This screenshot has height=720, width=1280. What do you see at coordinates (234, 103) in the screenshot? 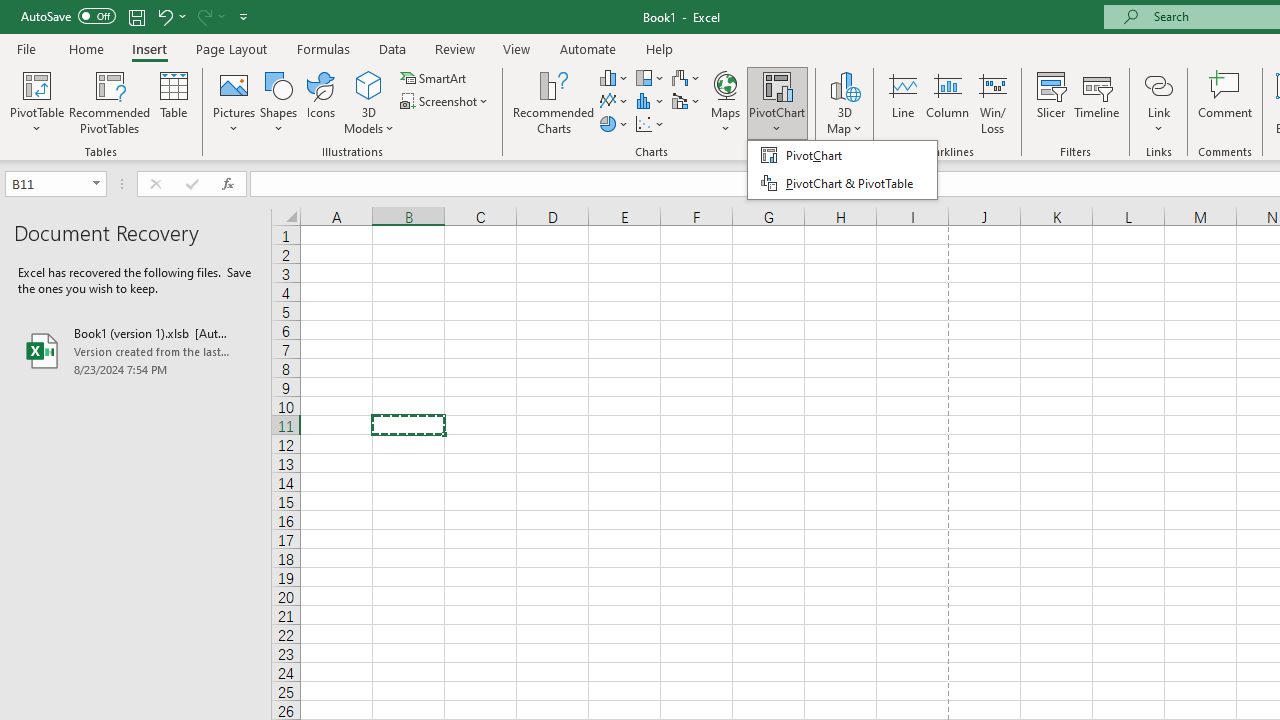
I see `'Pictures'` at bounding box center [234, 103].